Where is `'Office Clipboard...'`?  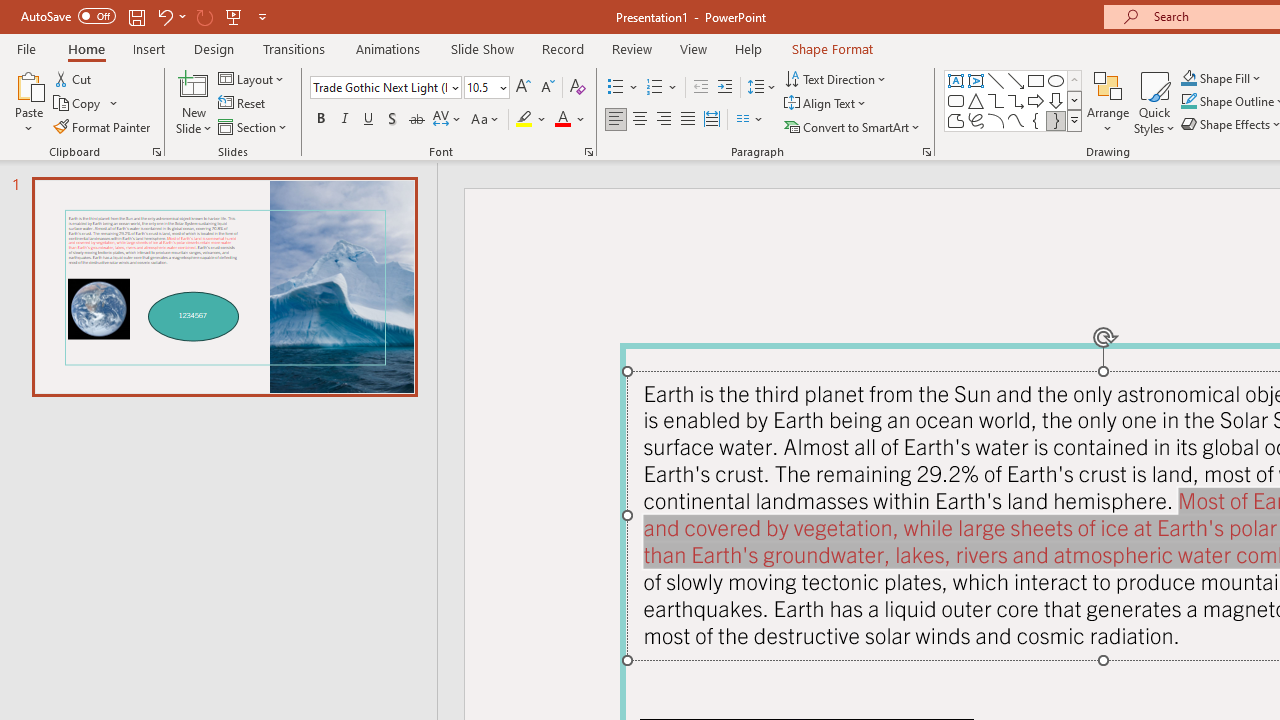 'Office Clipboard...' is located at coordinates (155, 150).